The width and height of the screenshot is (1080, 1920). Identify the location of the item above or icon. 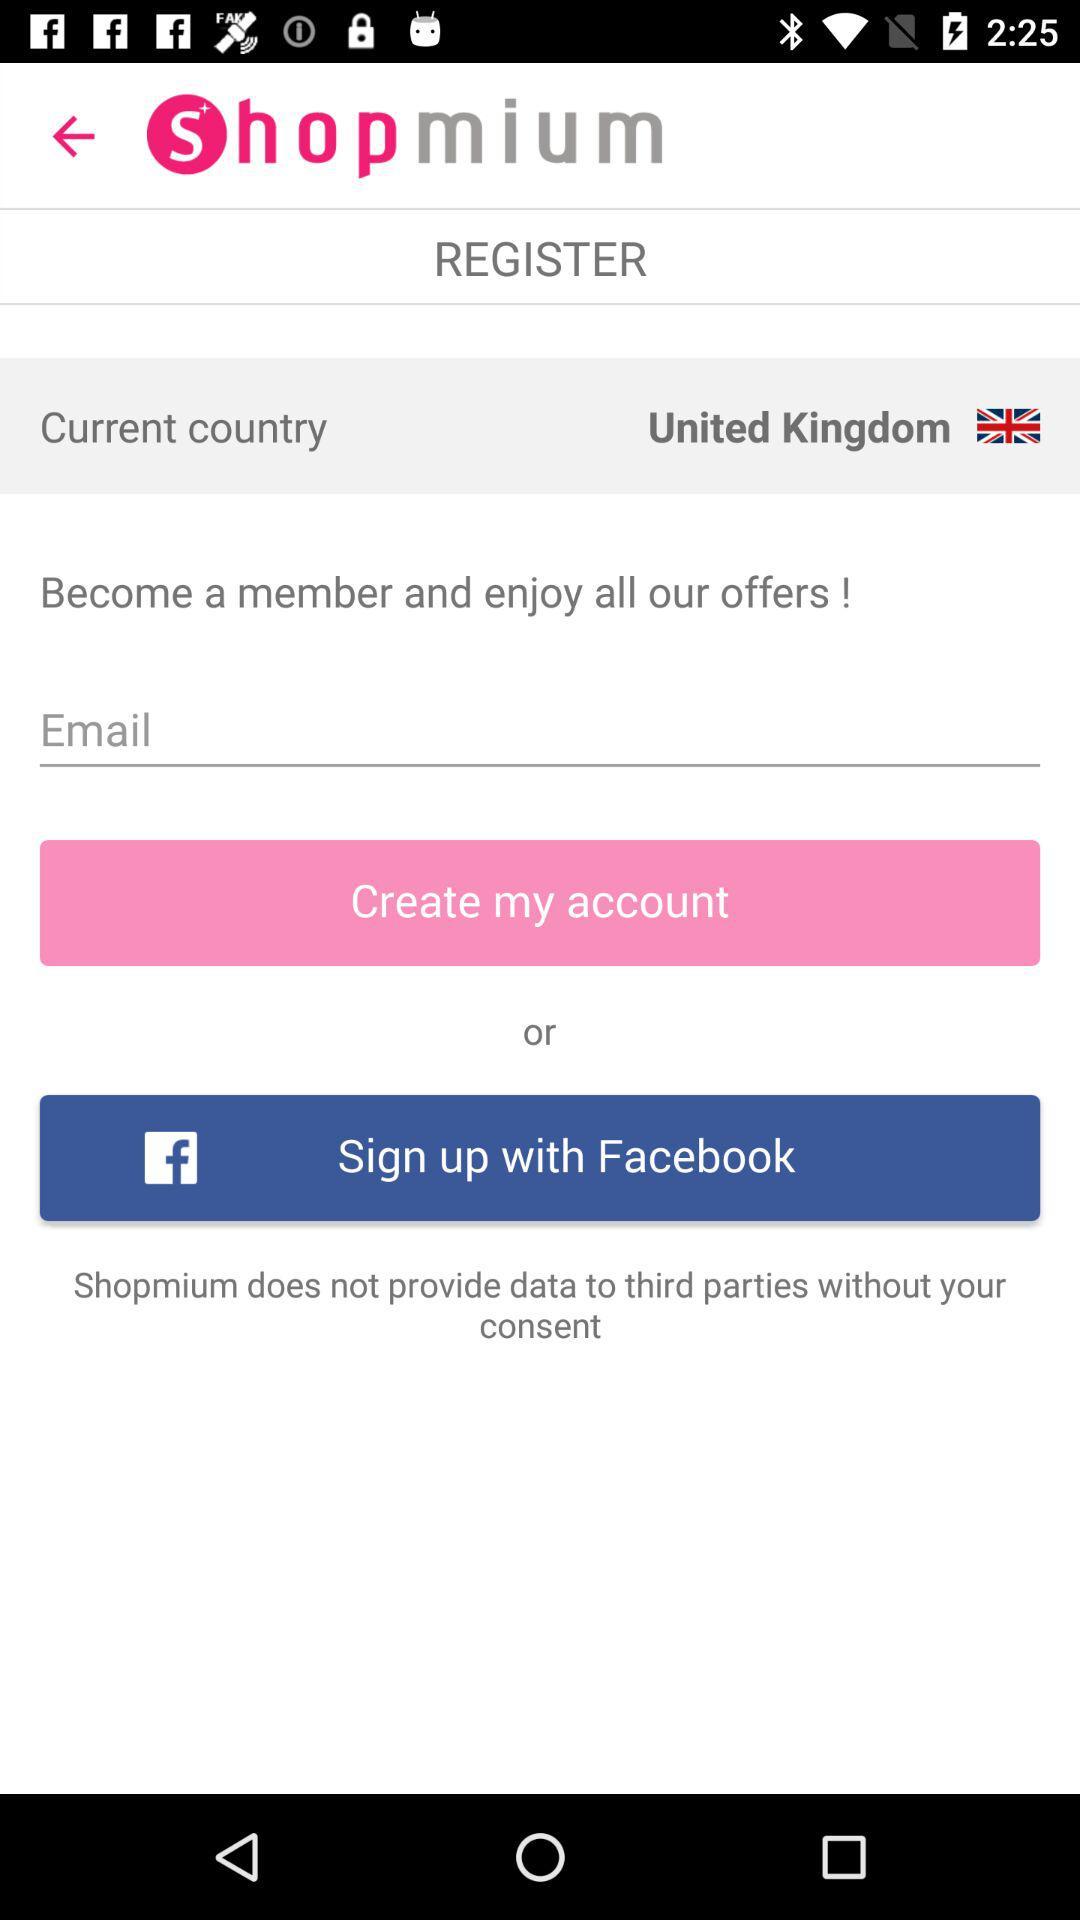
(540, 901).